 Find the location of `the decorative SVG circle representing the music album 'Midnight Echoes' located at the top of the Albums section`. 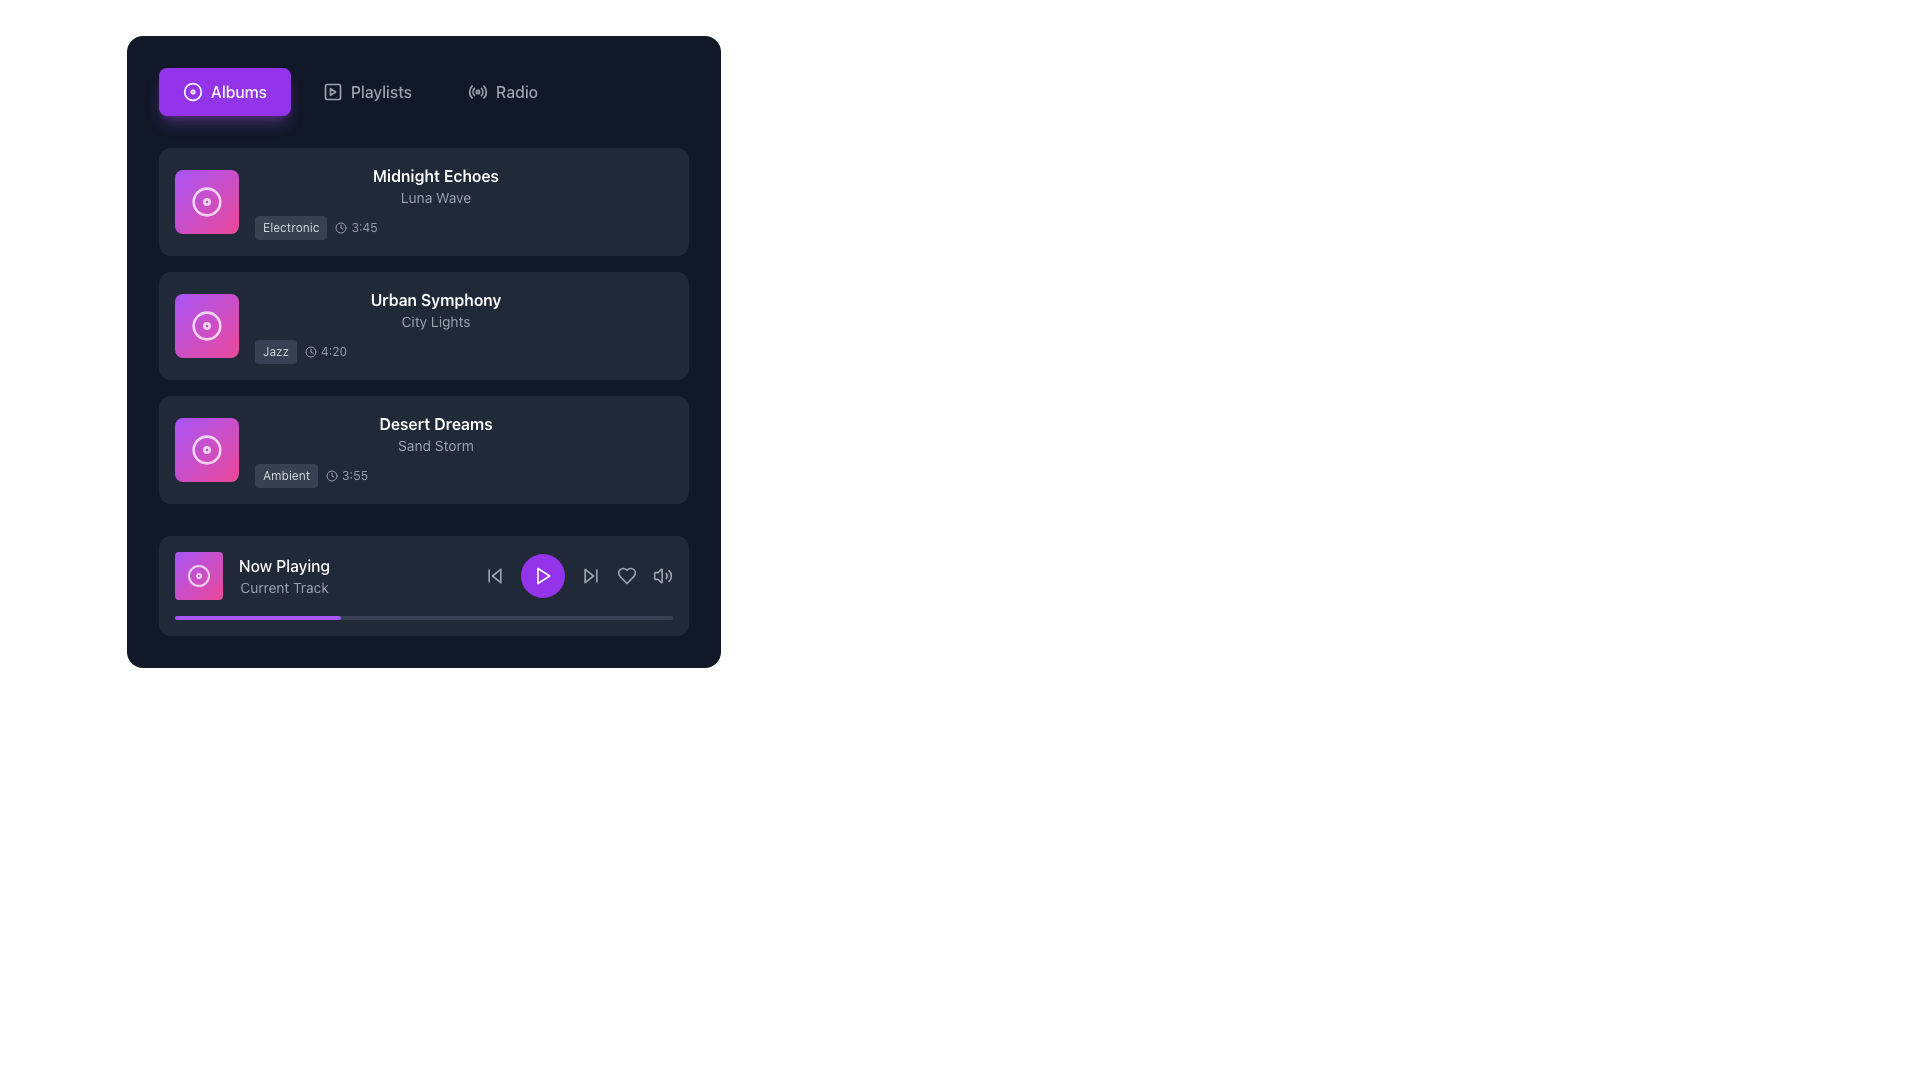

the decorative SVG circle representing the music album 'Midnight Echoes' located at the top of the Albums section is located at coordinates (206, 201).